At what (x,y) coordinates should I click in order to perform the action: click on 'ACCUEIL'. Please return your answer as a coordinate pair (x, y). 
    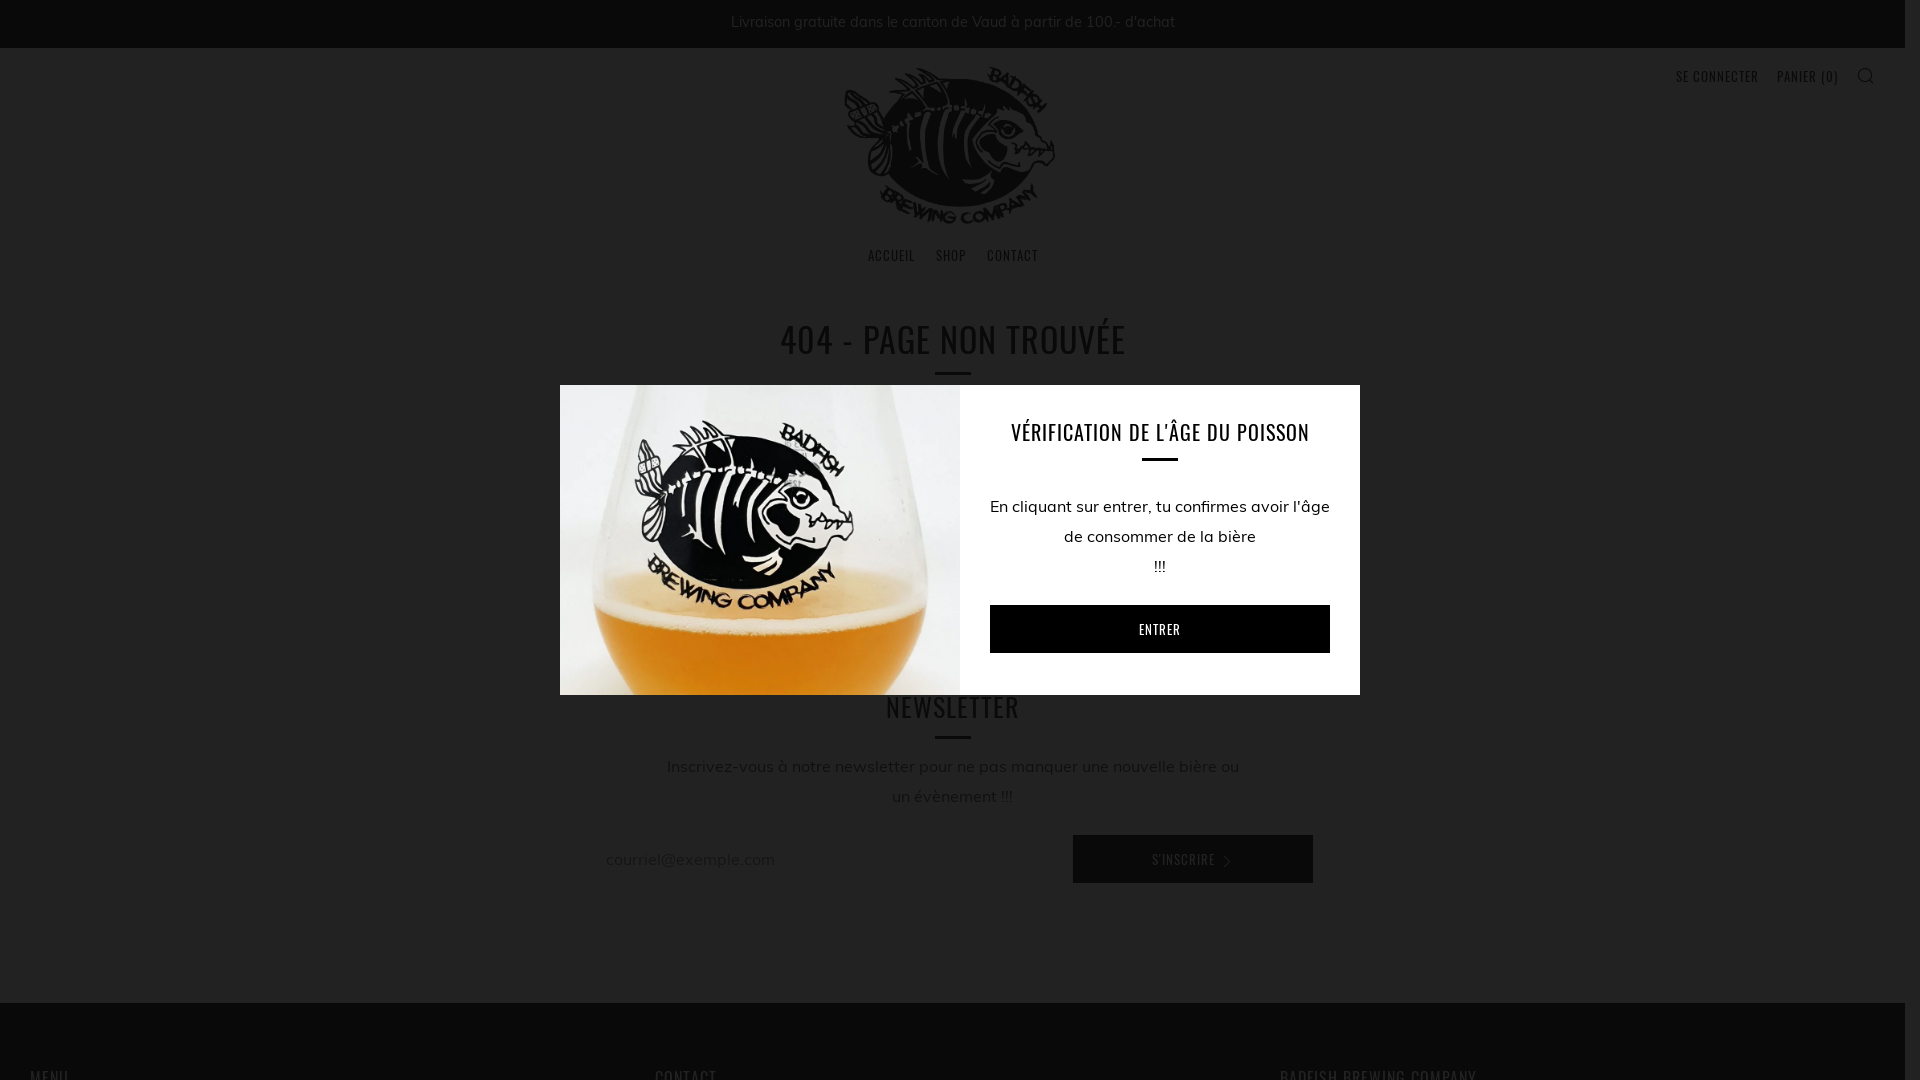
    Looking at the image, I should click on (890, 253).